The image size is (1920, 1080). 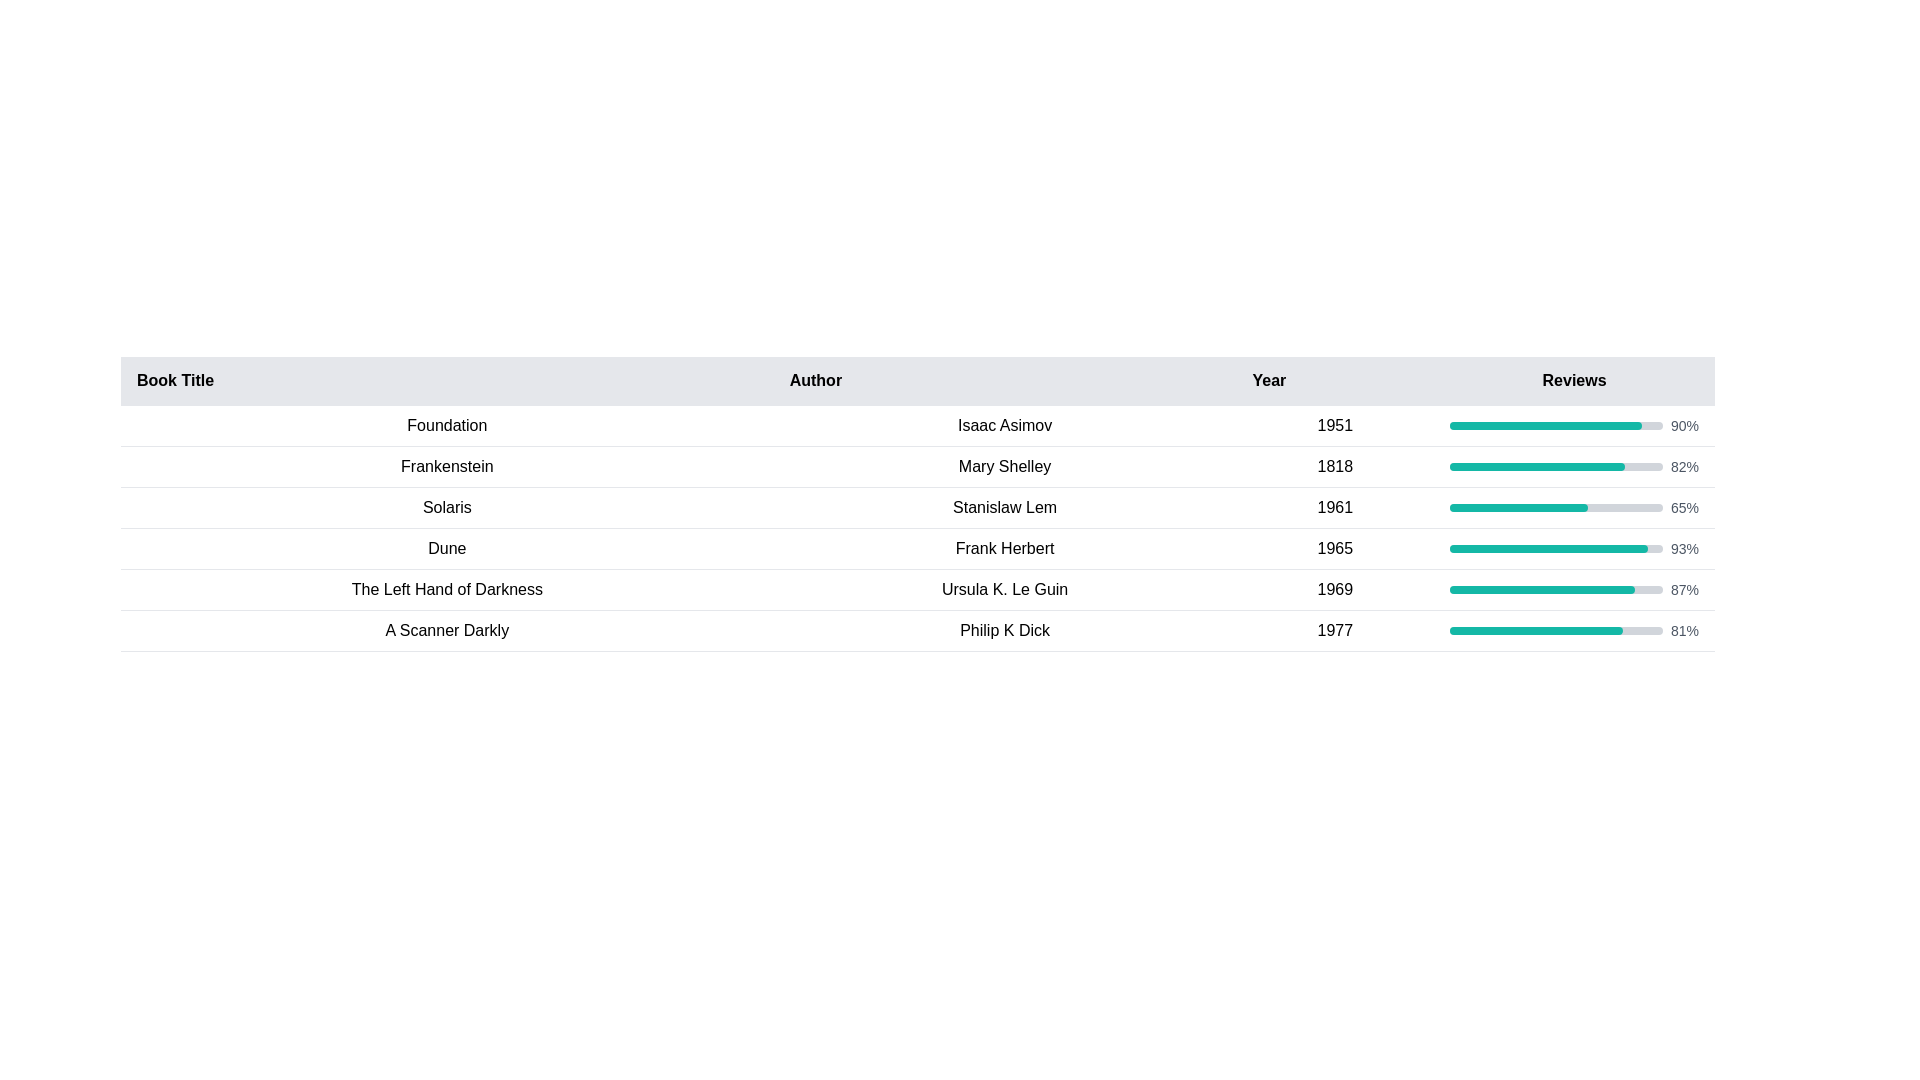 I want to click on the text displaying the publication year of the book 'A Scanner Darkly' located in the 'Year' column of the last row in the table, positioned between 'Philip K Dick' and '81%', so click(x=1335, y=631).